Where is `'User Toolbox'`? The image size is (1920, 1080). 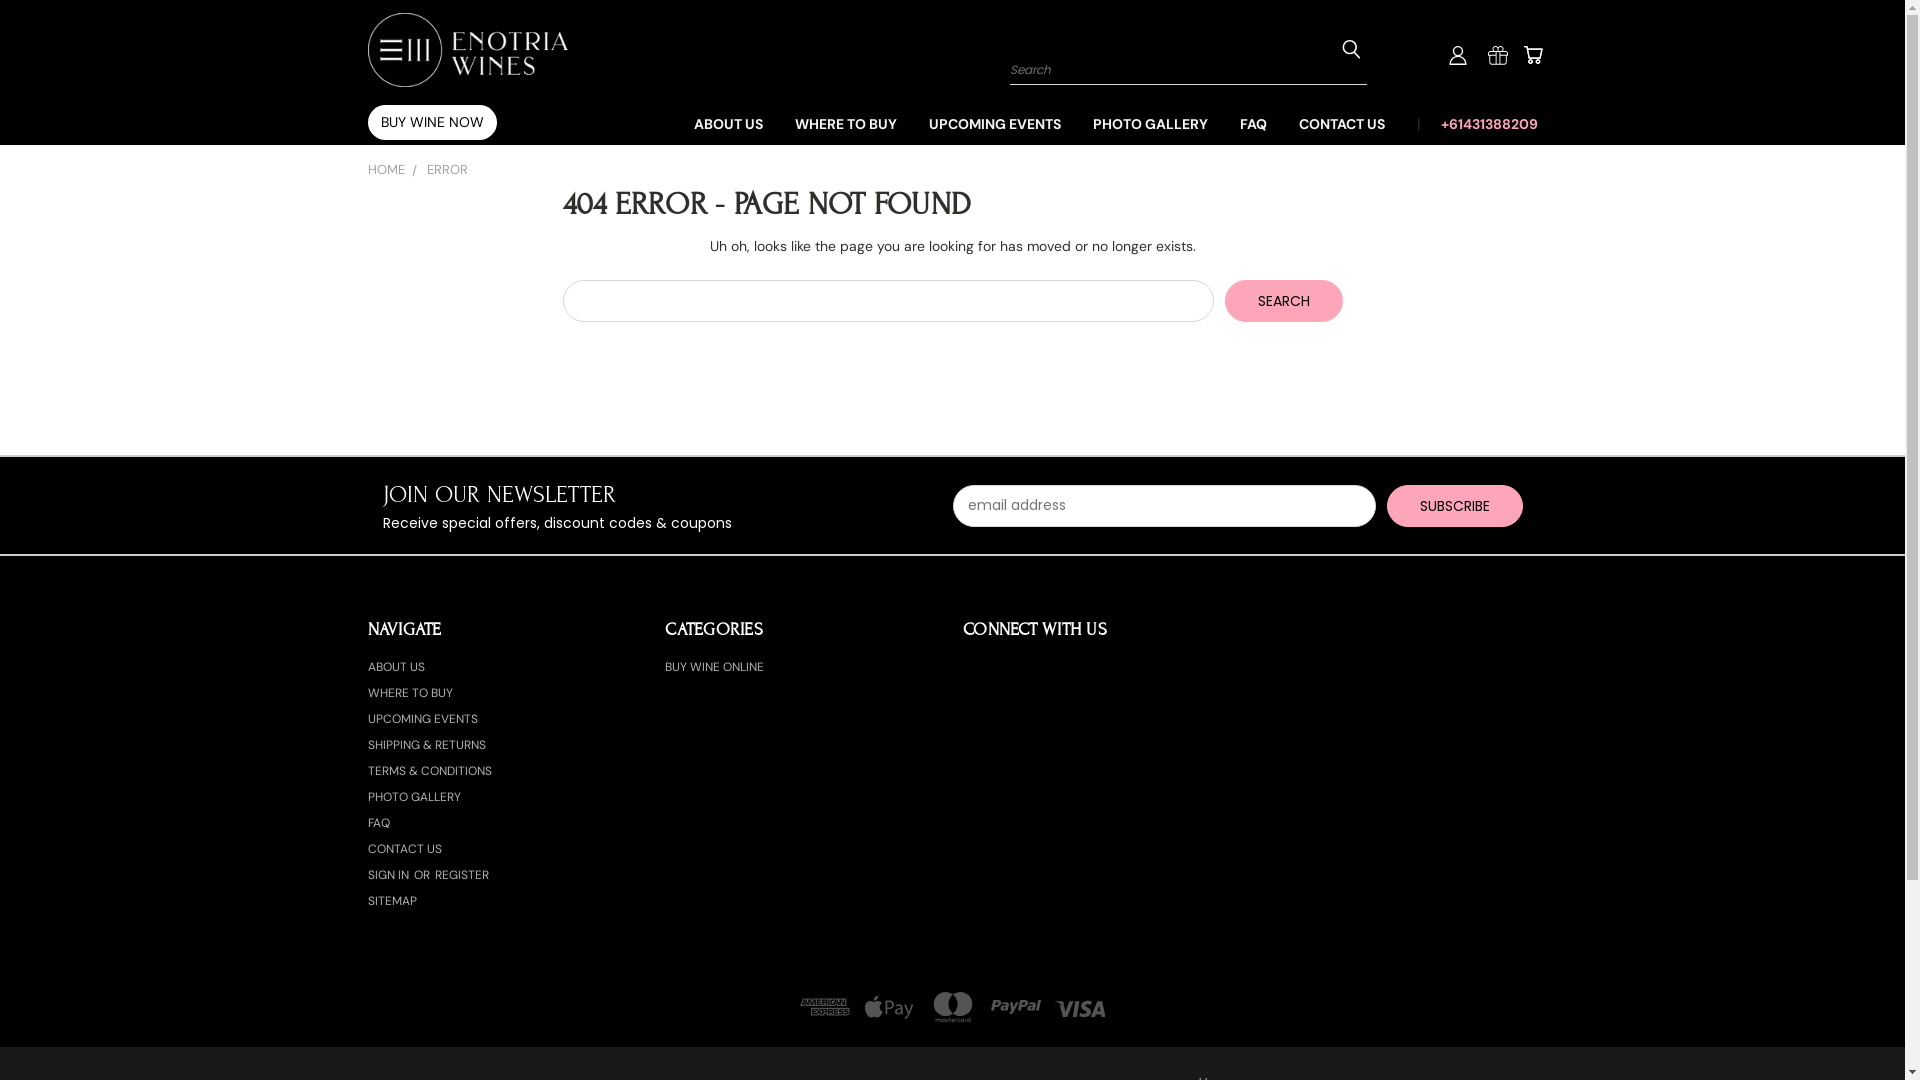 'User Toolbox' is located at coordinates (1448, 53).